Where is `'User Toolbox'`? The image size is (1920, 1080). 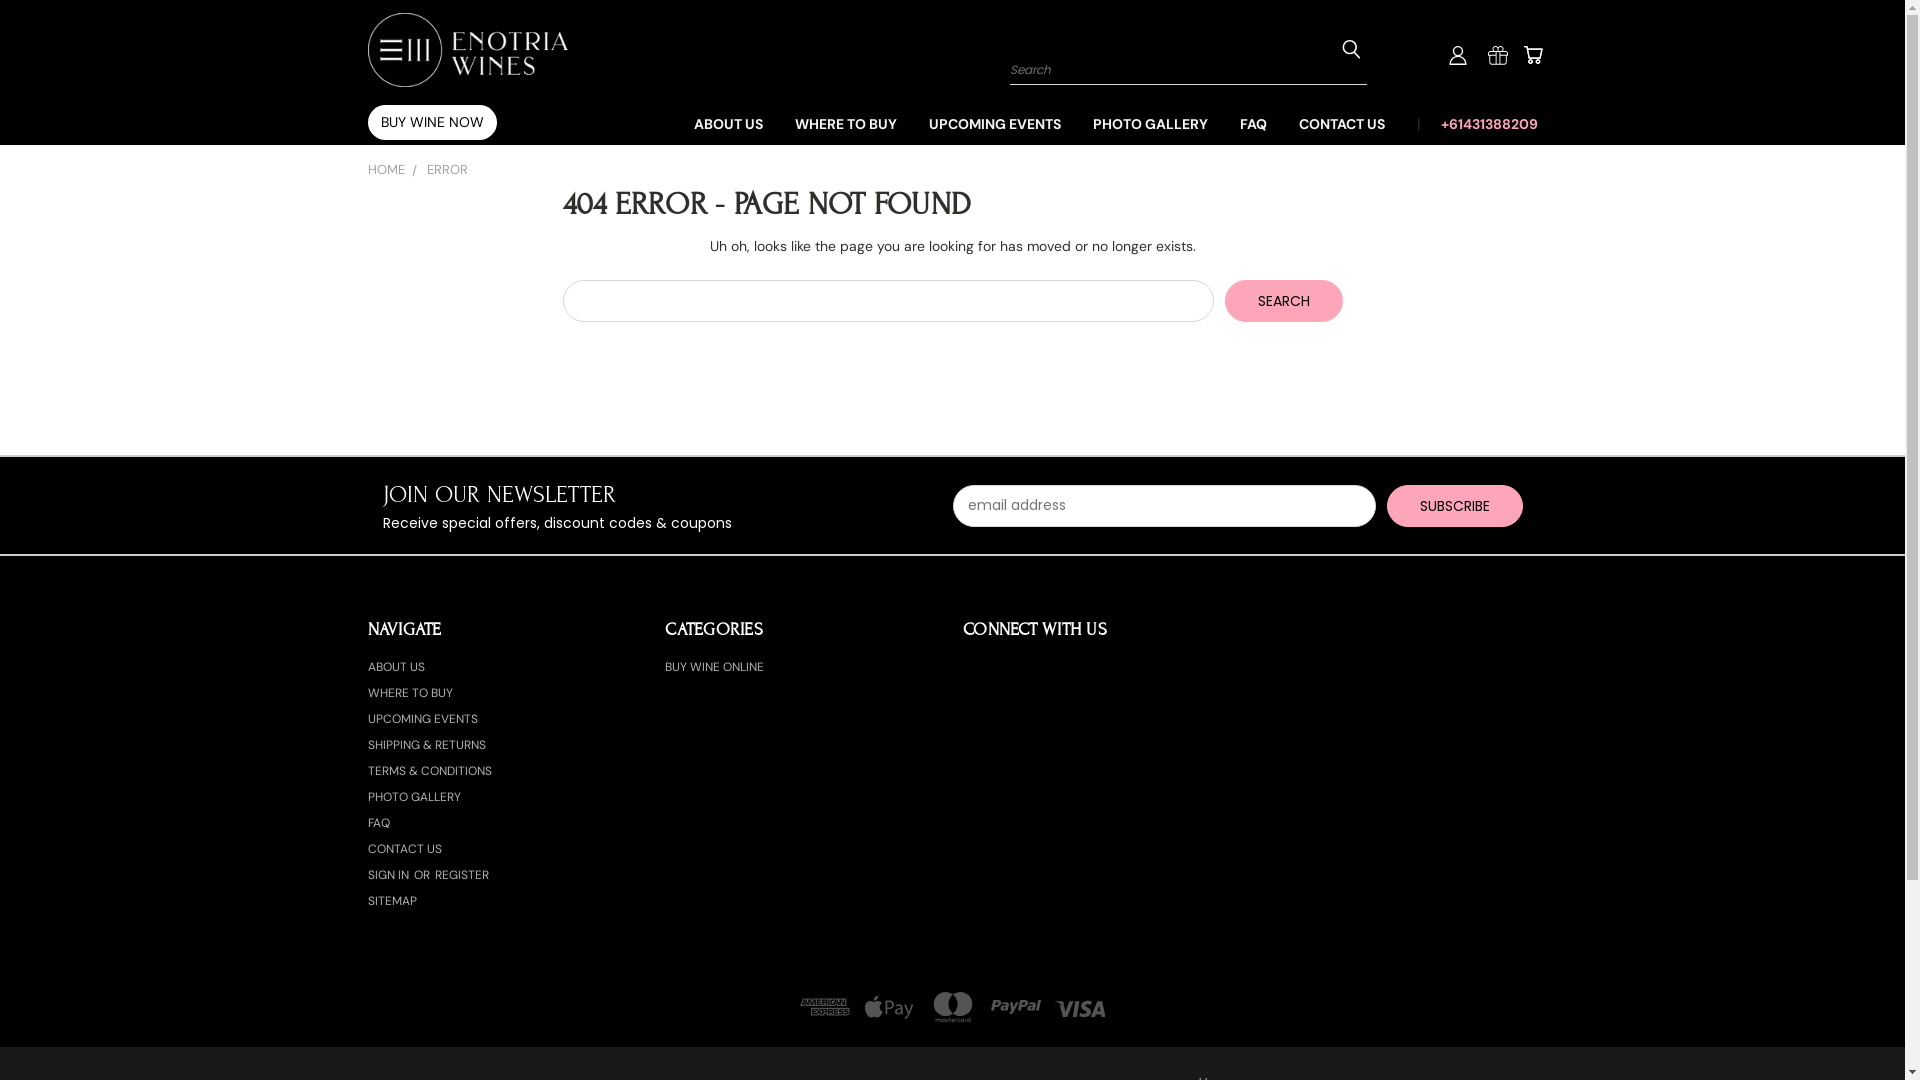 'User Toolbox' is located at coordinates (1448, 53).